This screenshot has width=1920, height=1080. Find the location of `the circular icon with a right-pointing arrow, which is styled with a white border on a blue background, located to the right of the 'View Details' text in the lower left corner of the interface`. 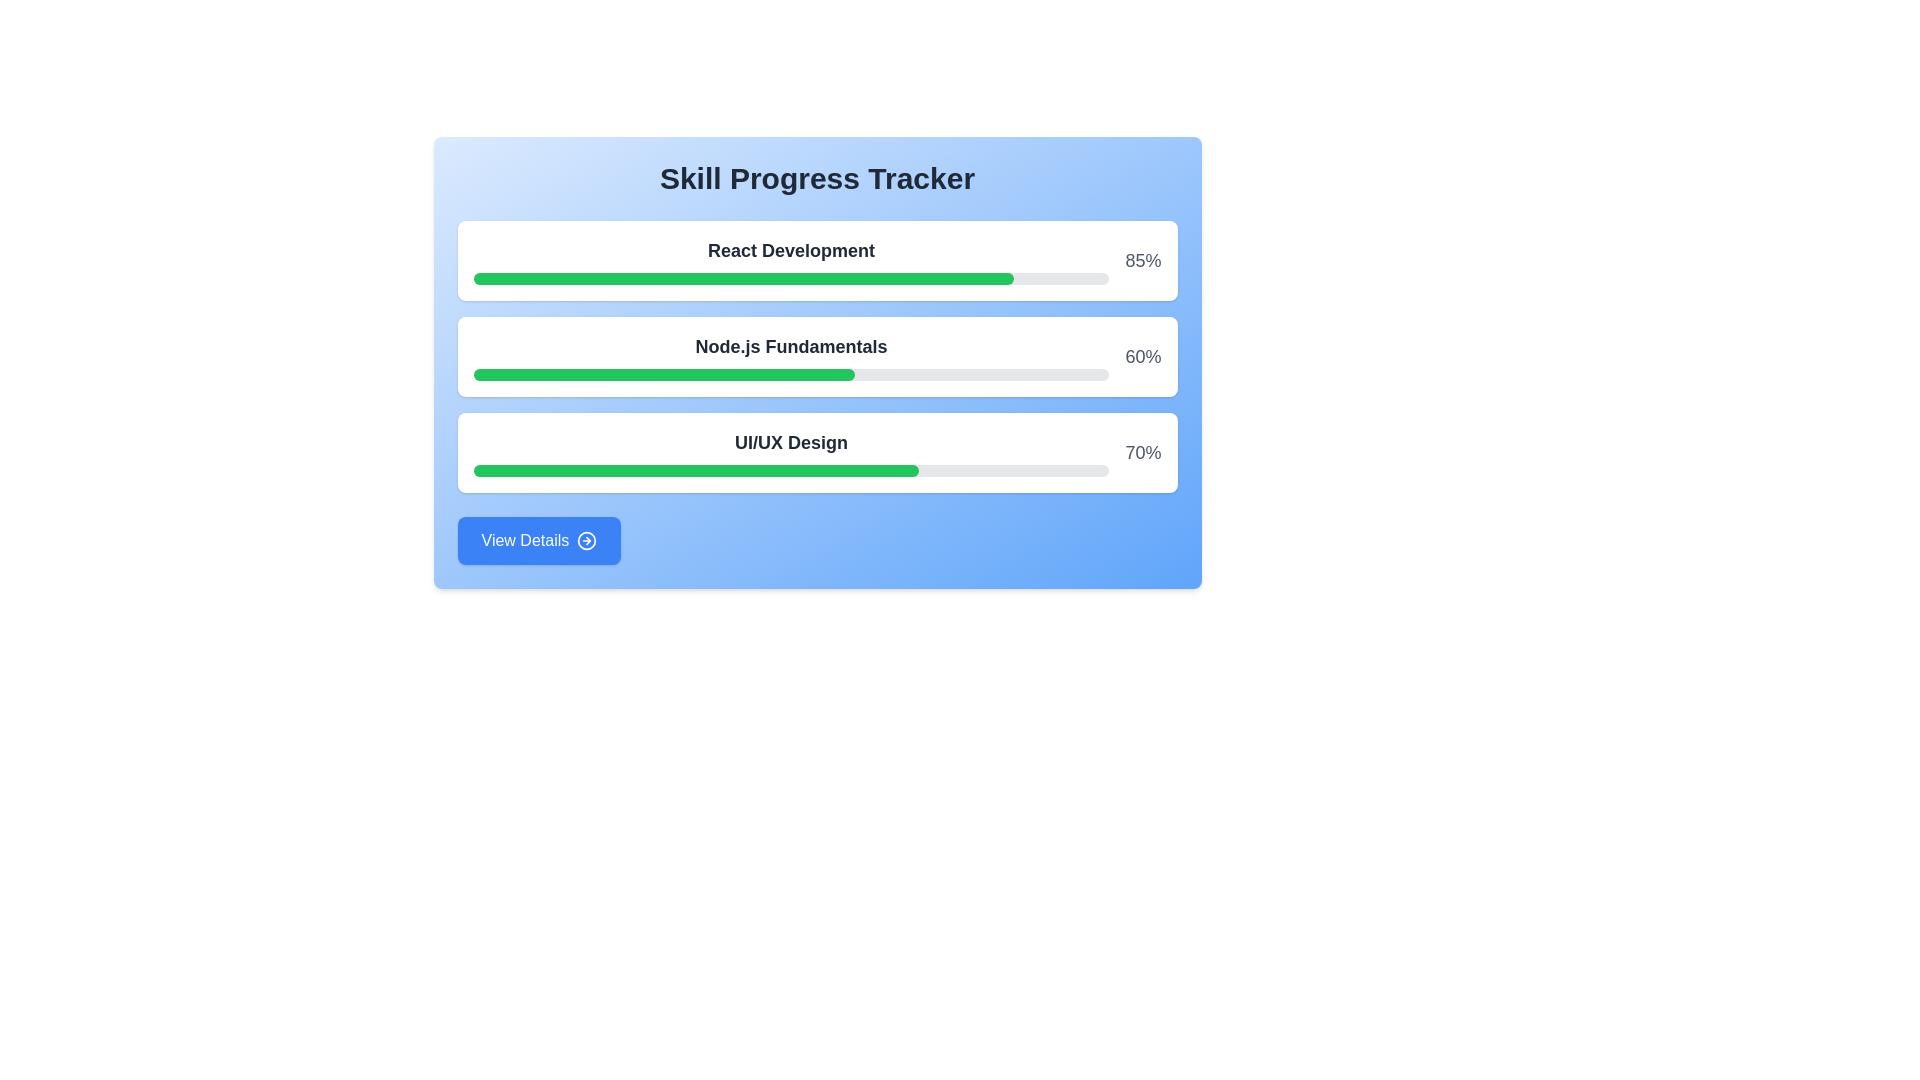

the circular icon with a right-pointing arrow, which is styled with a white border on a blue background, located to the right of the 'View Details' text in the lower left corner of the interface is located at coordinates (586, 540).